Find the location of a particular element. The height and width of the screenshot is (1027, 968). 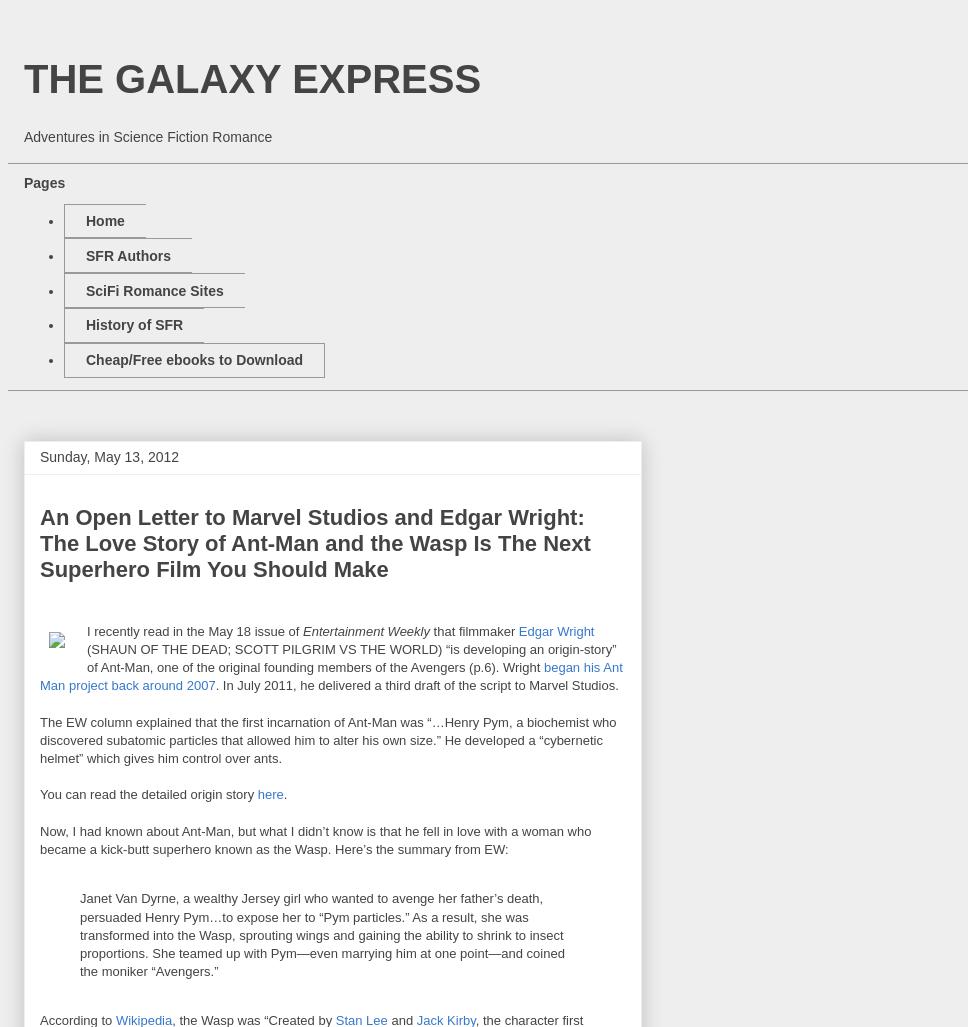

'that filmmaker' is located at coordinates (473, 629).